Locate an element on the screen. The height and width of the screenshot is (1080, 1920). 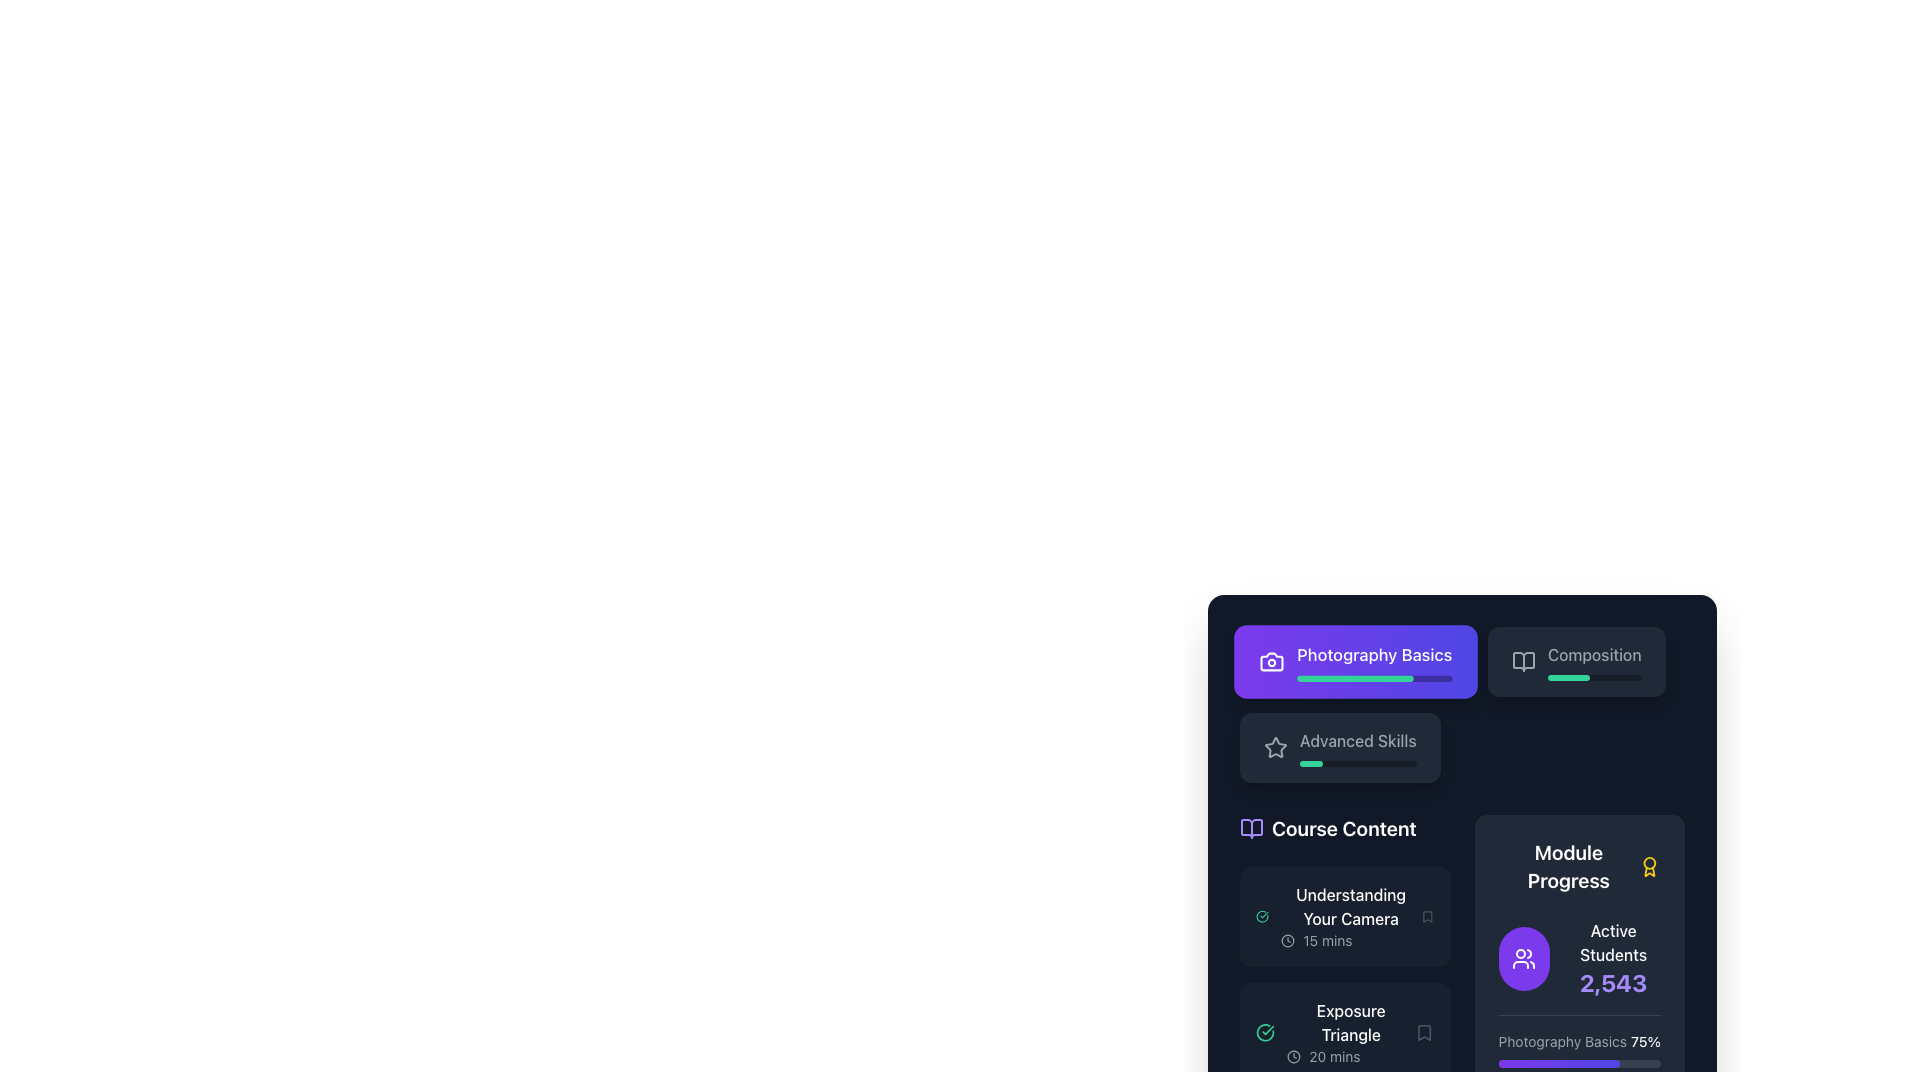
the progress representation of the horizontal progress bar with a black background and a partially filled green indicator, positioned below the 'Composition' label in the 'Photography Basics' interface is located at coordinates (1593, 677).